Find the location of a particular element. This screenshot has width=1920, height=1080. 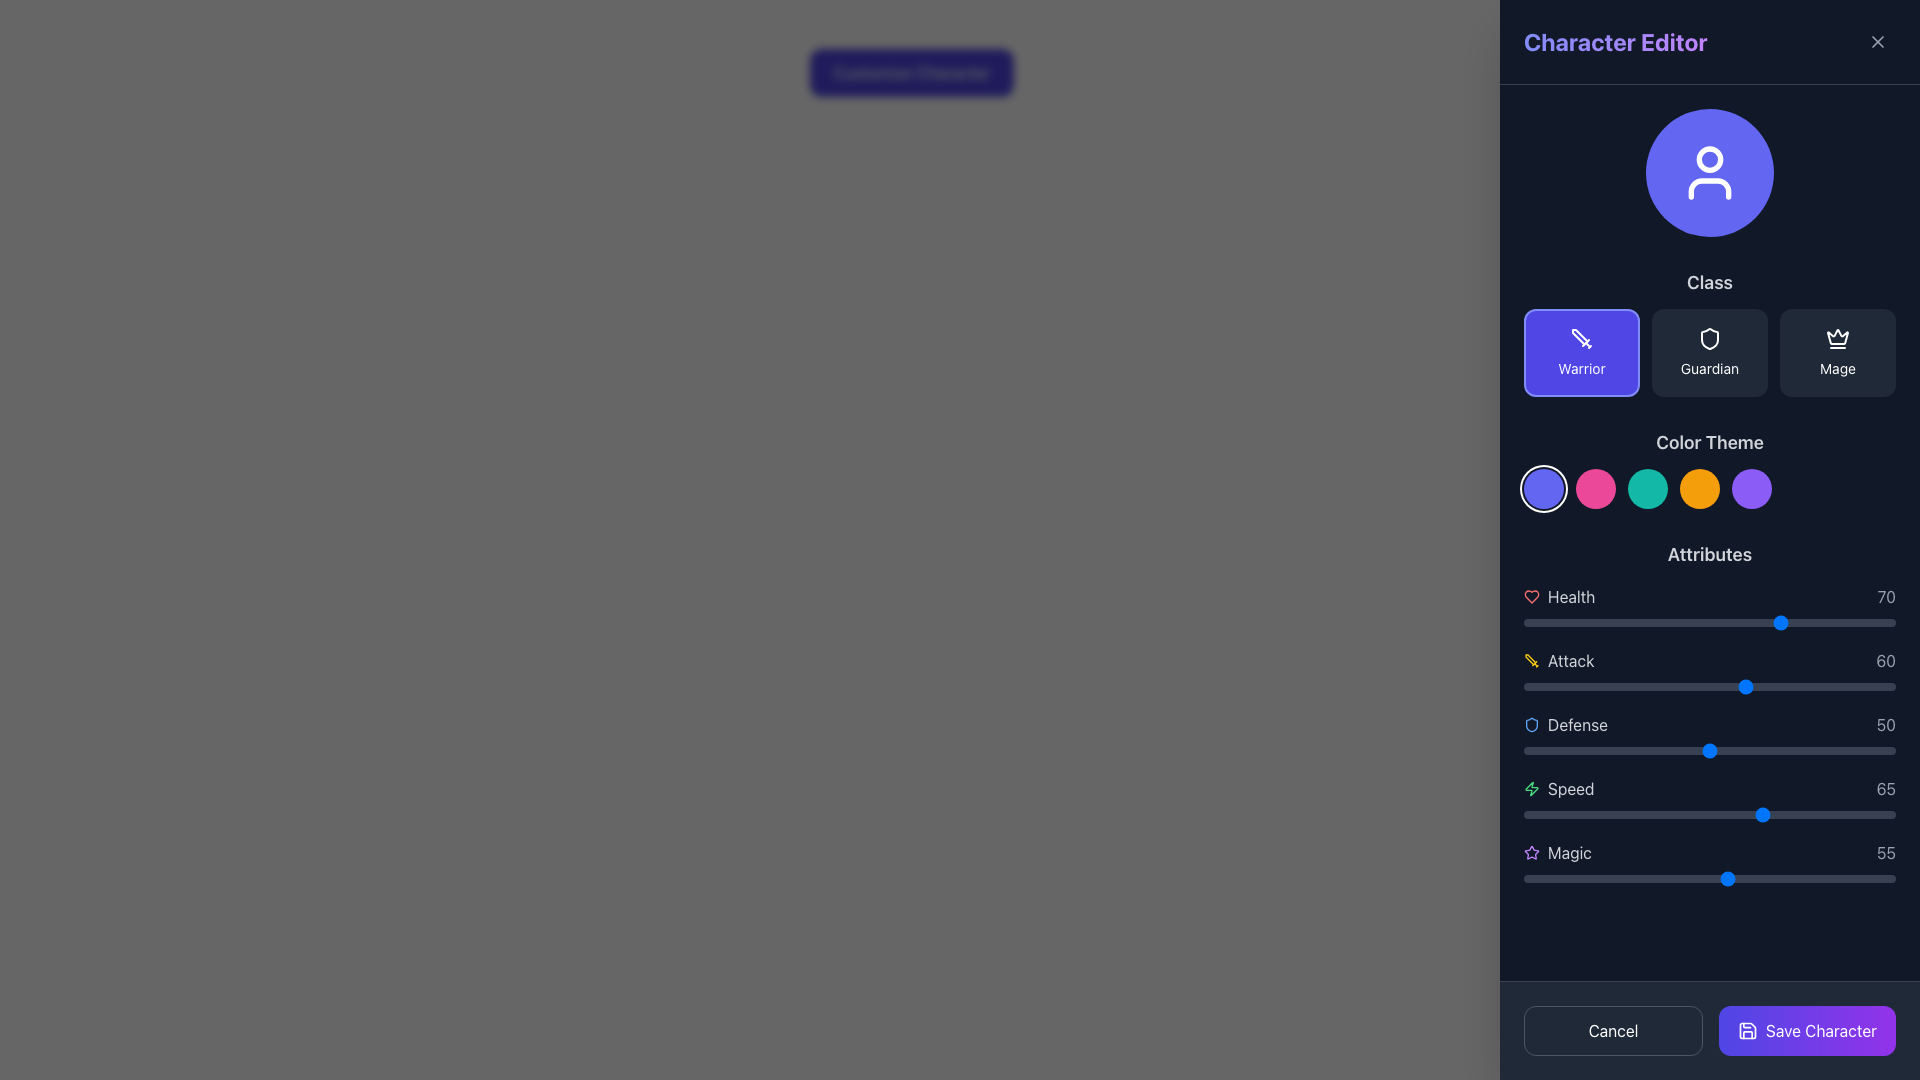

health level is located at coordinates (1537, 622).